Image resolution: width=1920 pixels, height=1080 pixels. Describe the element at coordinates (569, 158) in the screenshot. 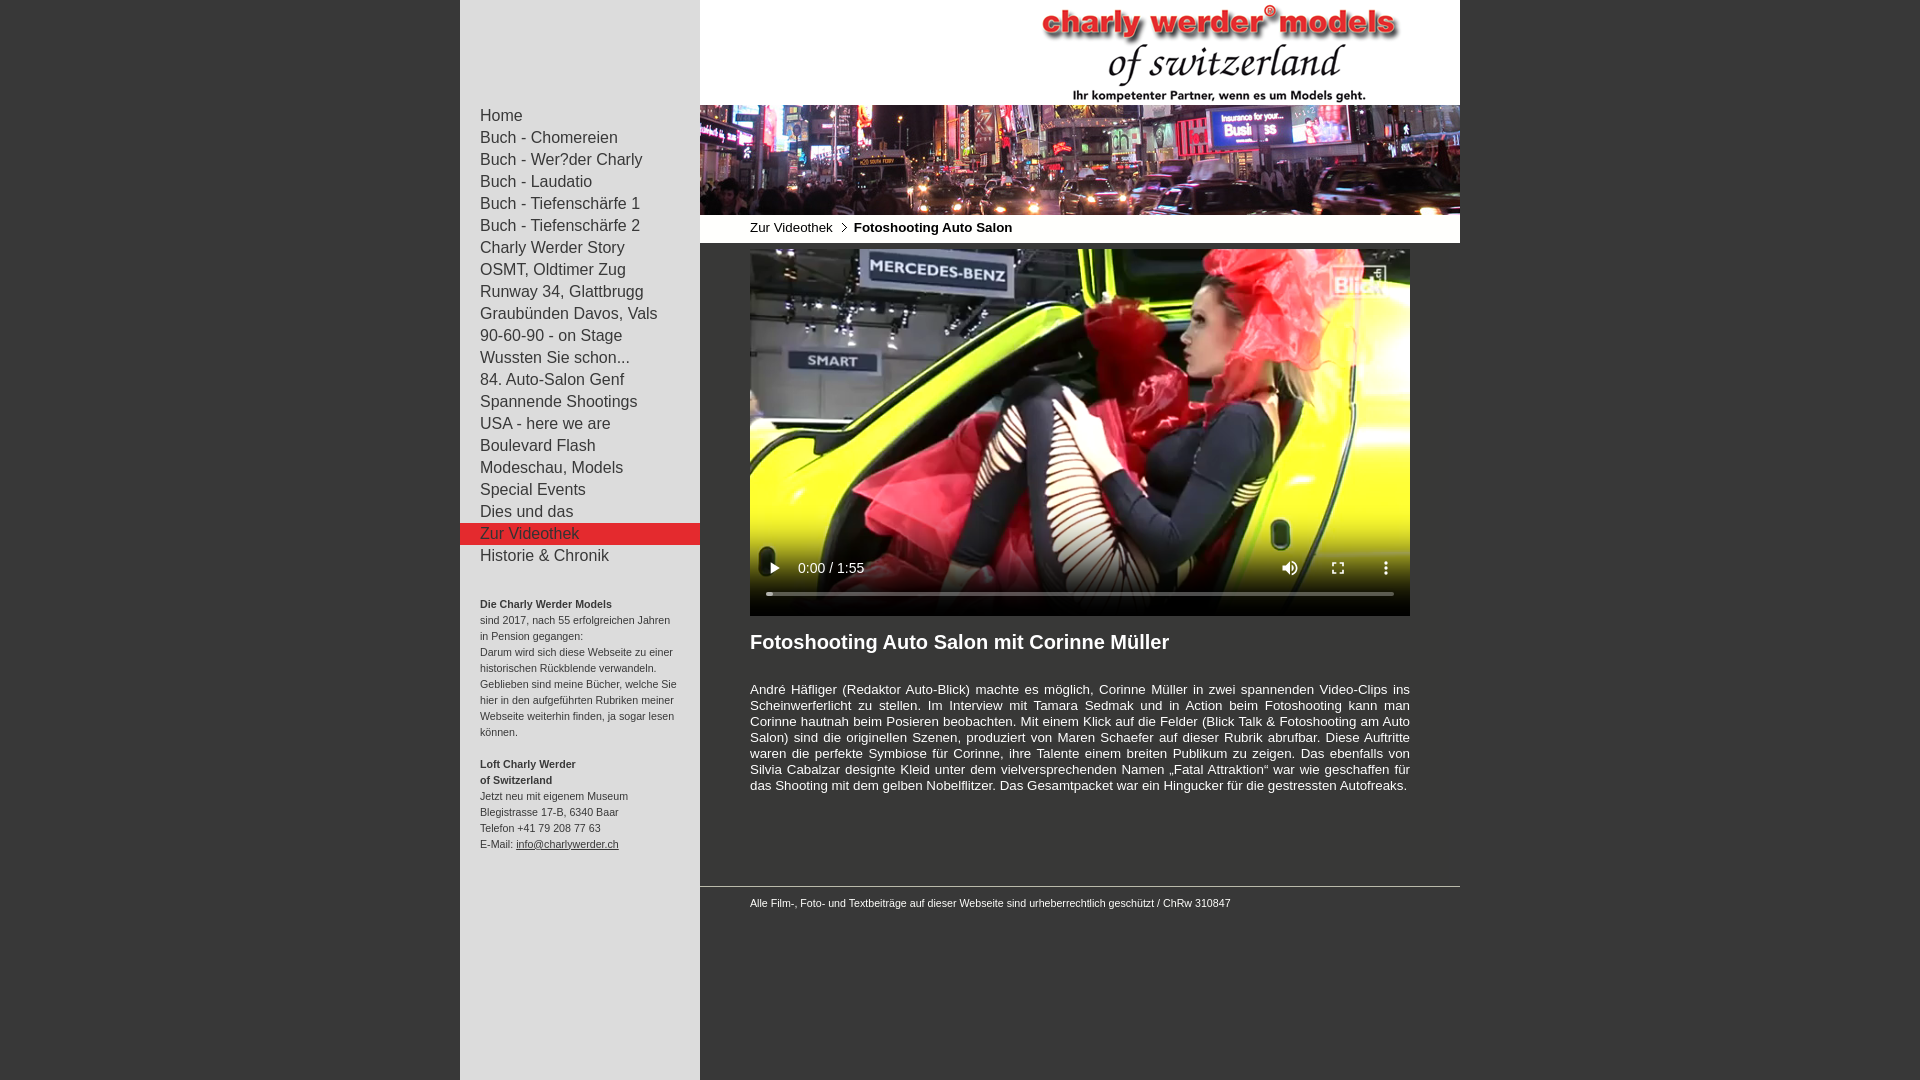

I see `'Buch - Wer?der Charly'` at that location.